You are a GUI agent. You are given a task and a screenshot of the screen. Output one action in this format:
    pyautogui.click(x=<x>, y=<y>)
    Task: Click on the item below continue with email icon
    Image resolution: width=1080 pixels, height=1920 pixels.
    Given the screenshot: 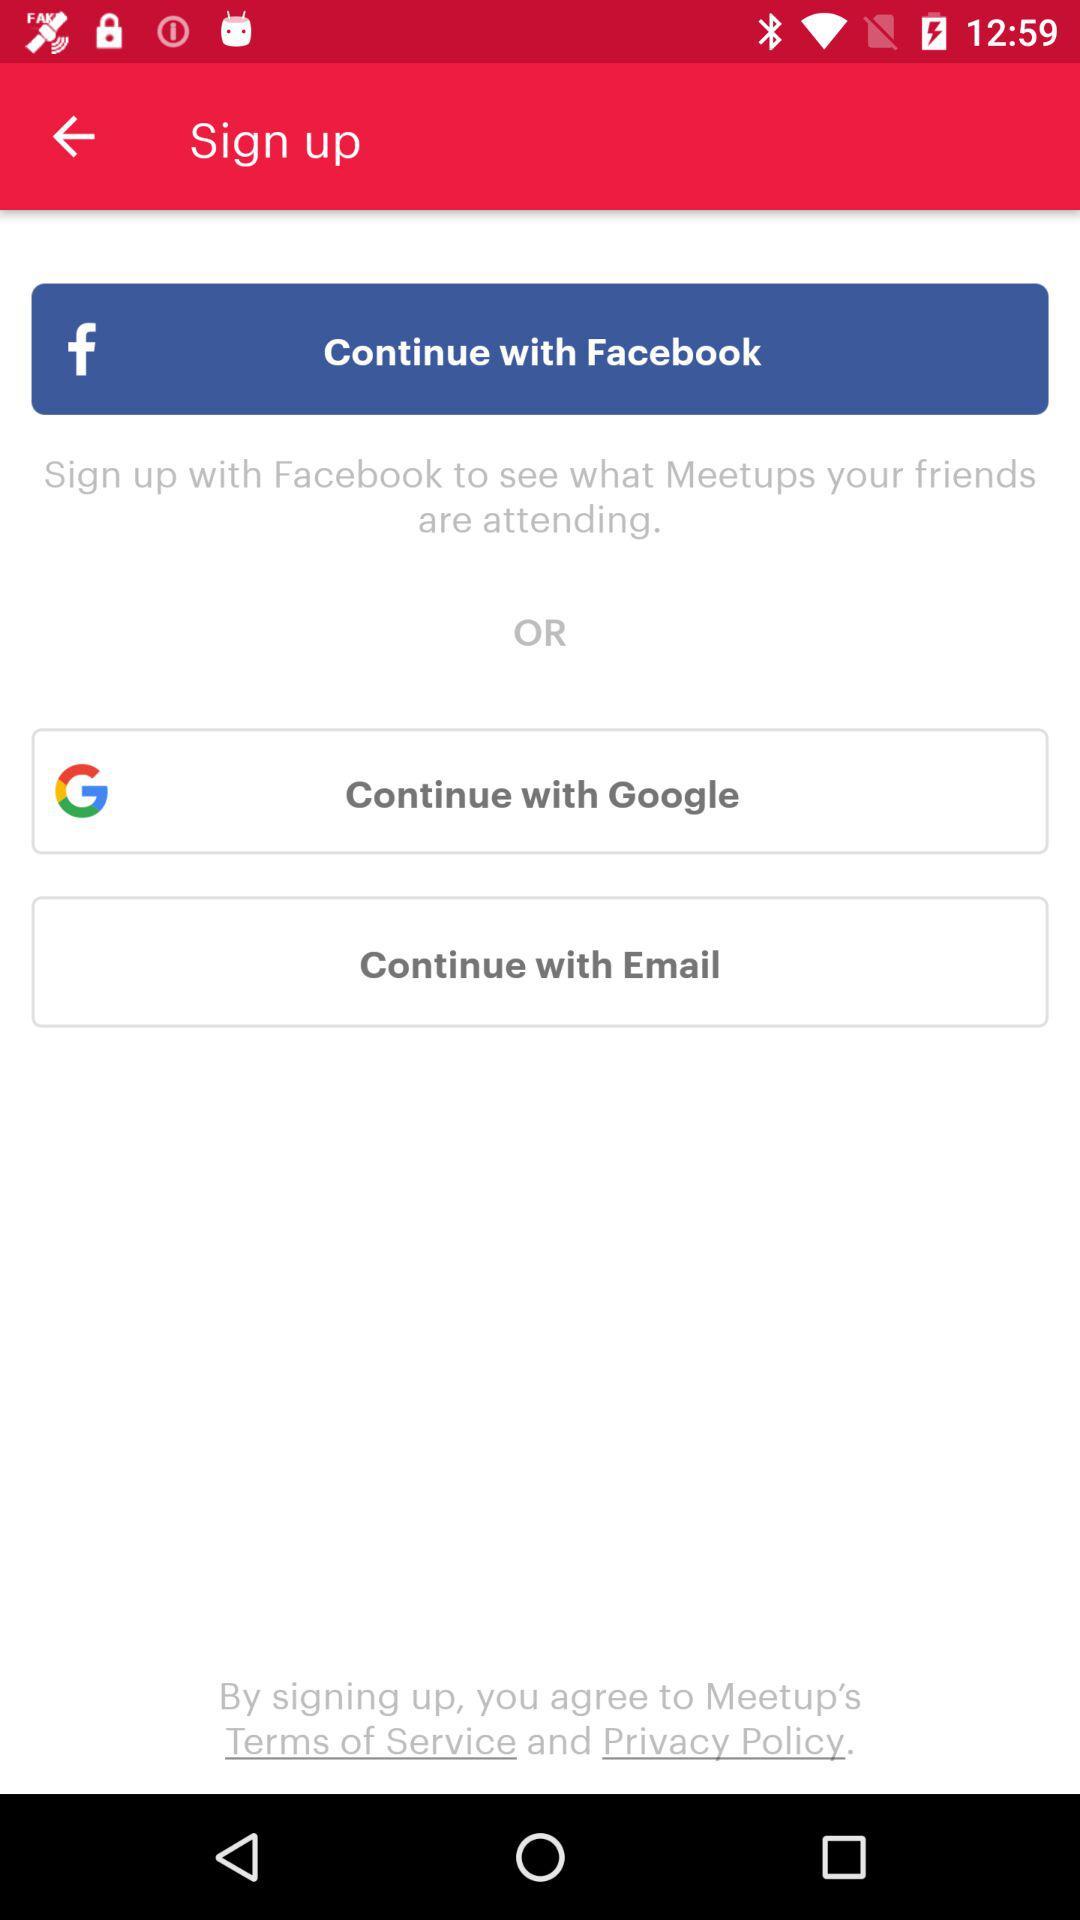 What is the action you would take?
    pyautogui.click(x=540, y=1714)
    